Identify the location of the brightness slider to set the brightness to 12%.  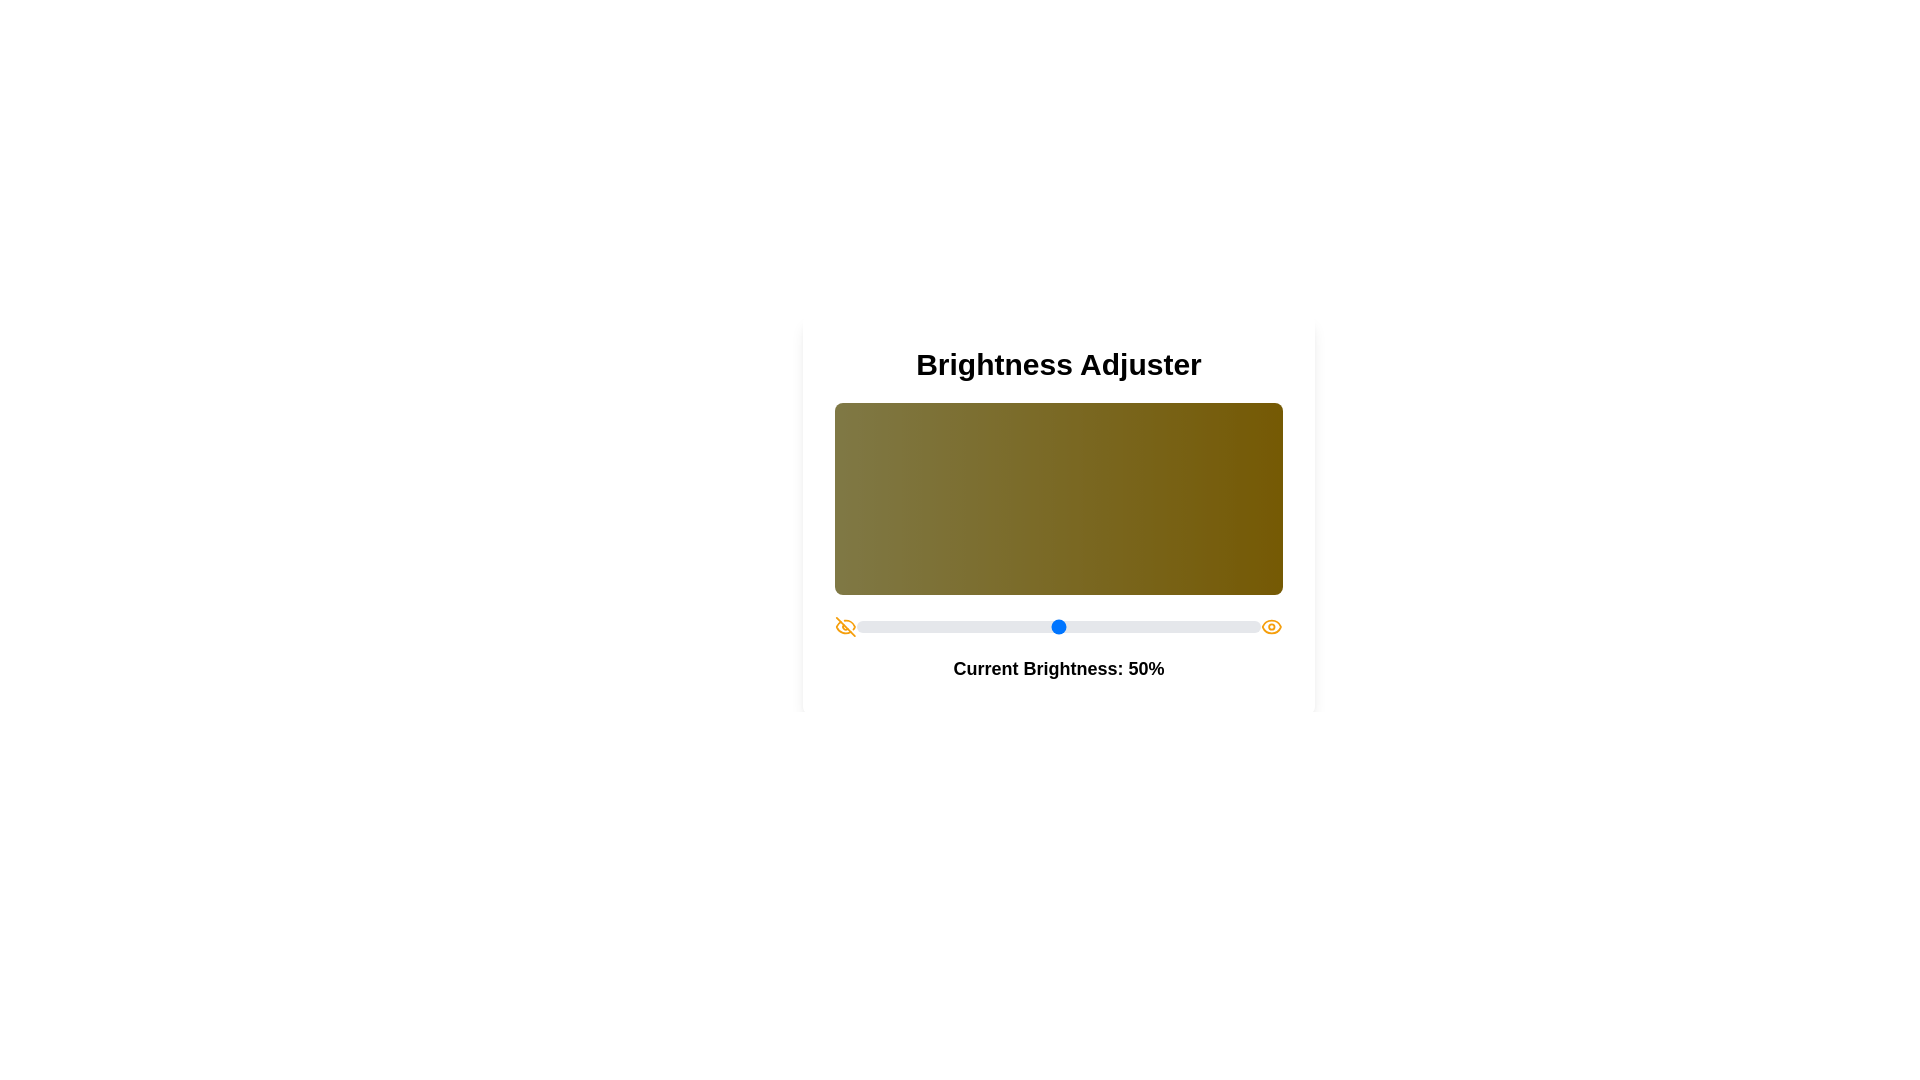
(904, 626).